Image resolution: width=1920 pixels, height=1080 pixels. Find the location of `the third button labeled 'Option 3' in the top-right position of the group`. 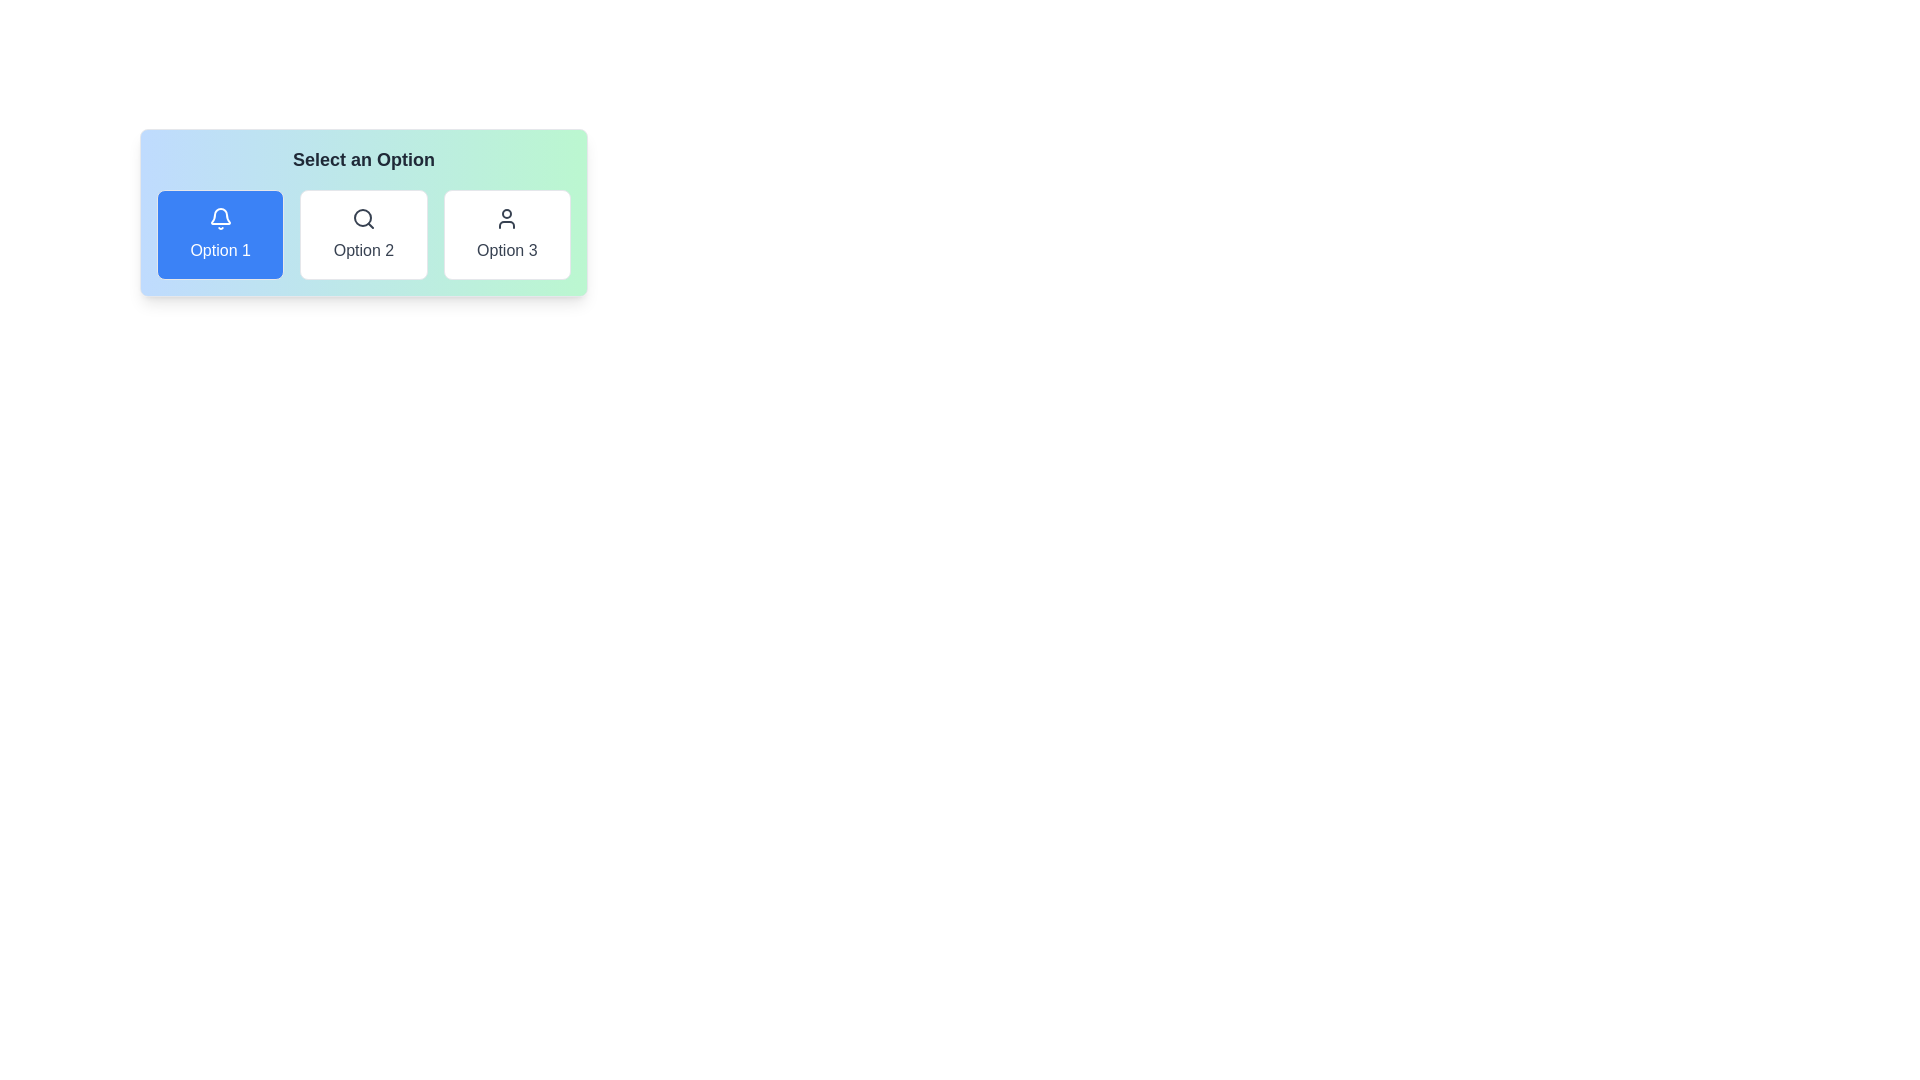

the third button labeled 'Option 3' in the top-right position of the group is located at coordinates (507, 234).